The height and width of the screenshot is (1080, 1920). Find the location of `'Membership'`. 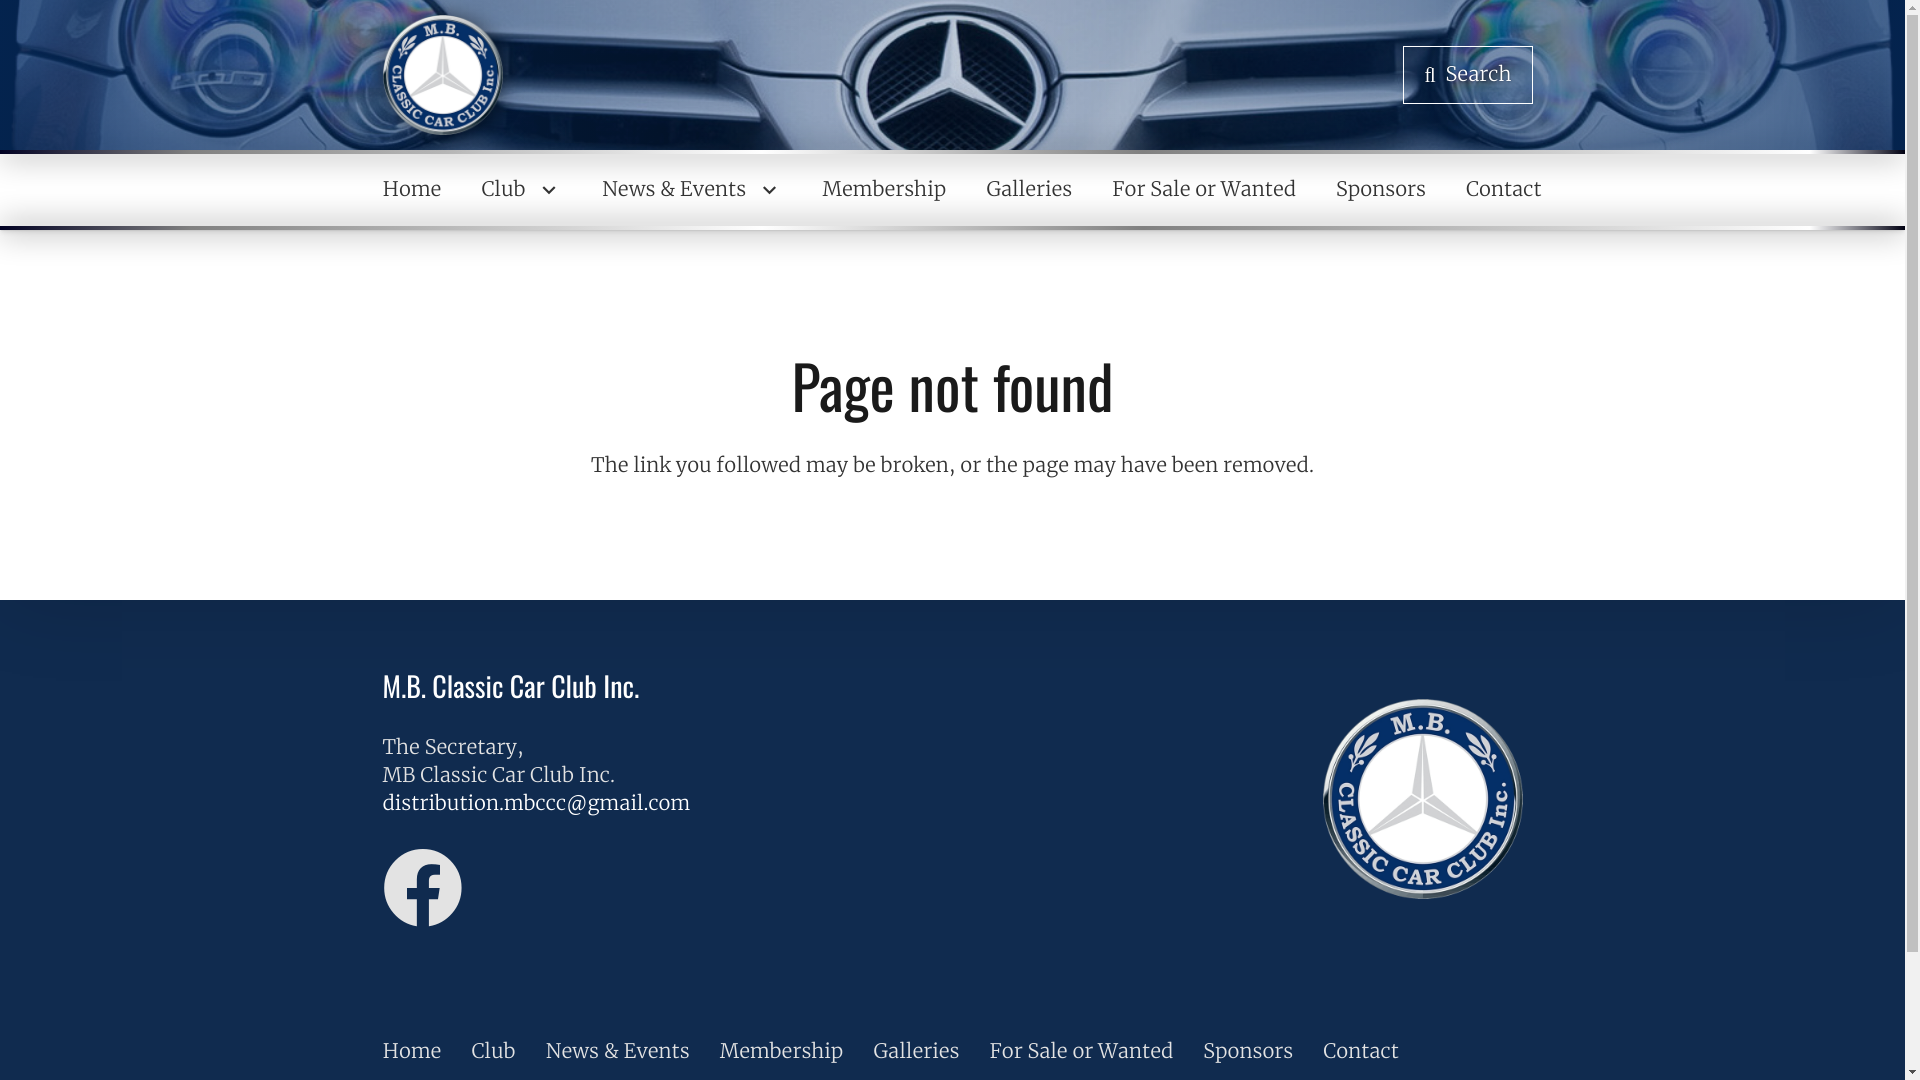

'Membership' is located at coordinates (781, 1050).